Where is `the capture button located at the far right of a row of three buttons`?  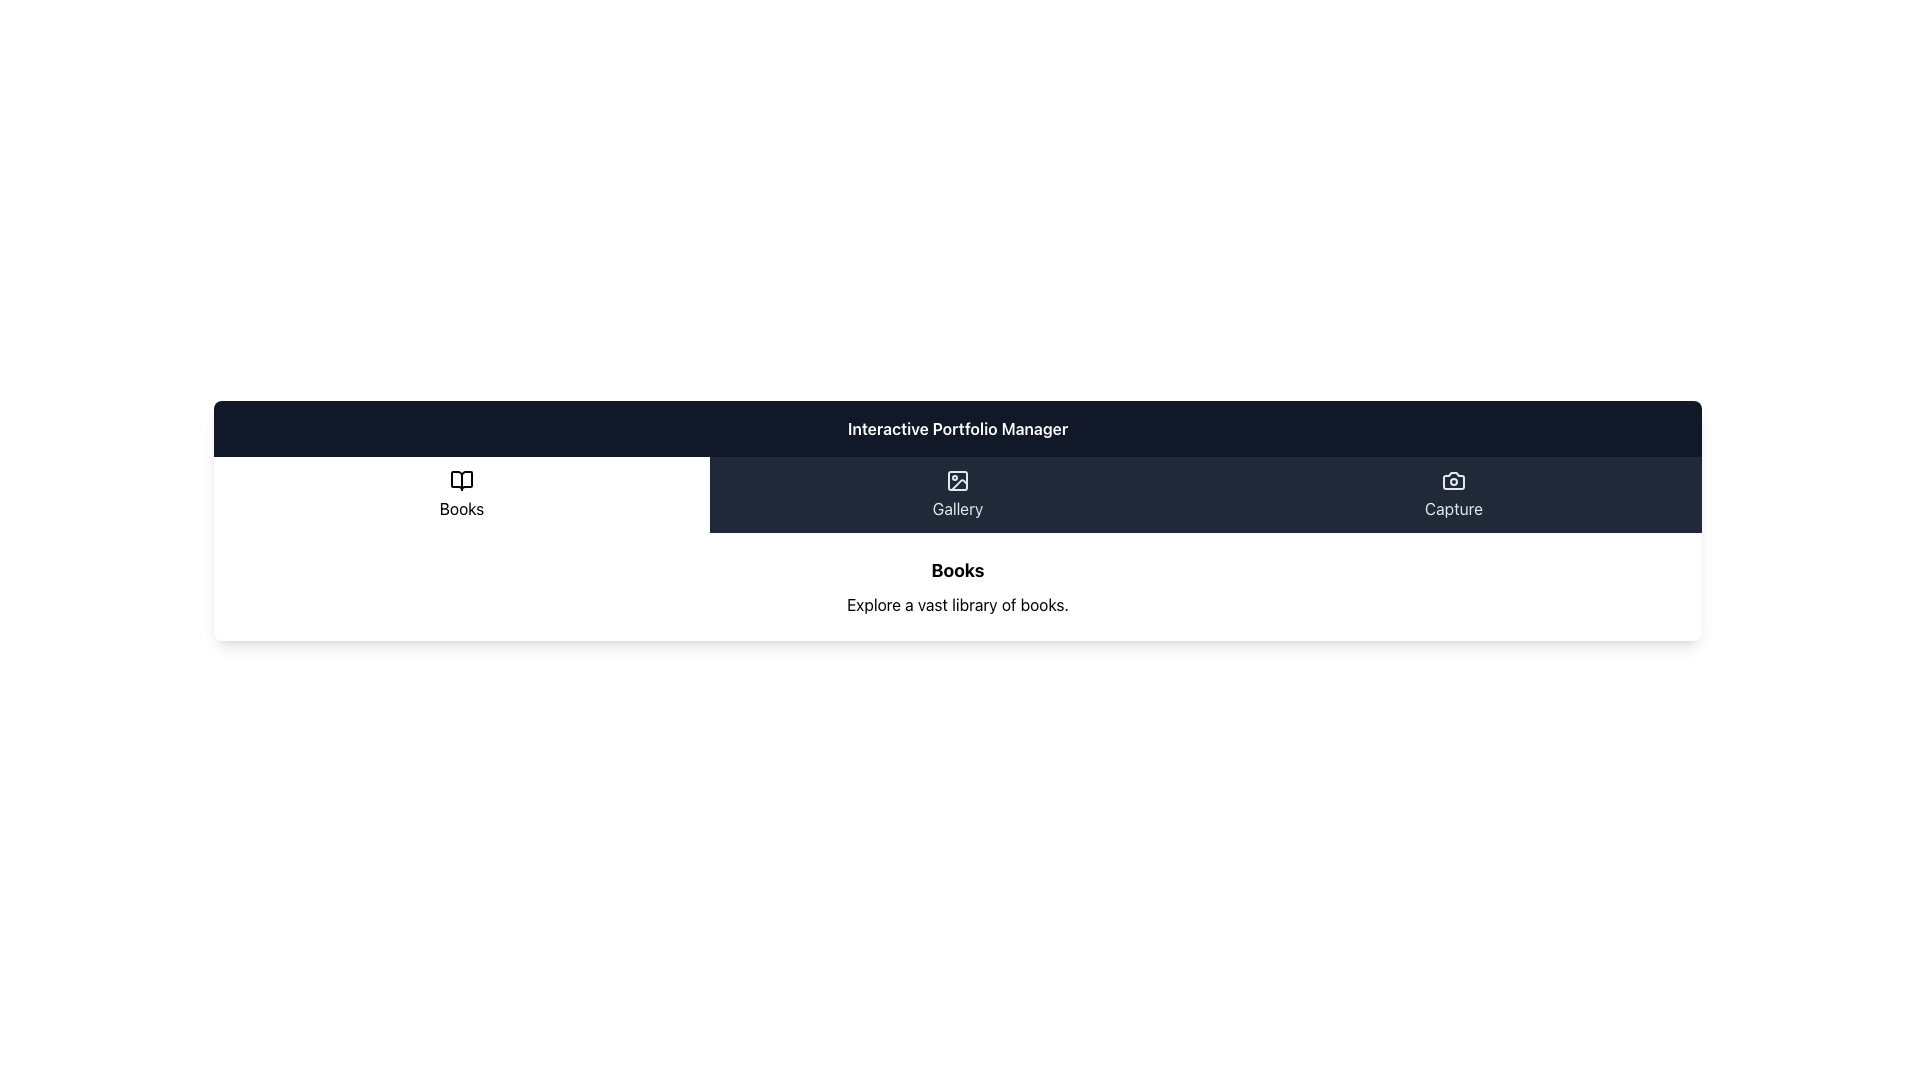 the capture button located at the far right of a row of three buttons is located at coordinates (1454, 494).